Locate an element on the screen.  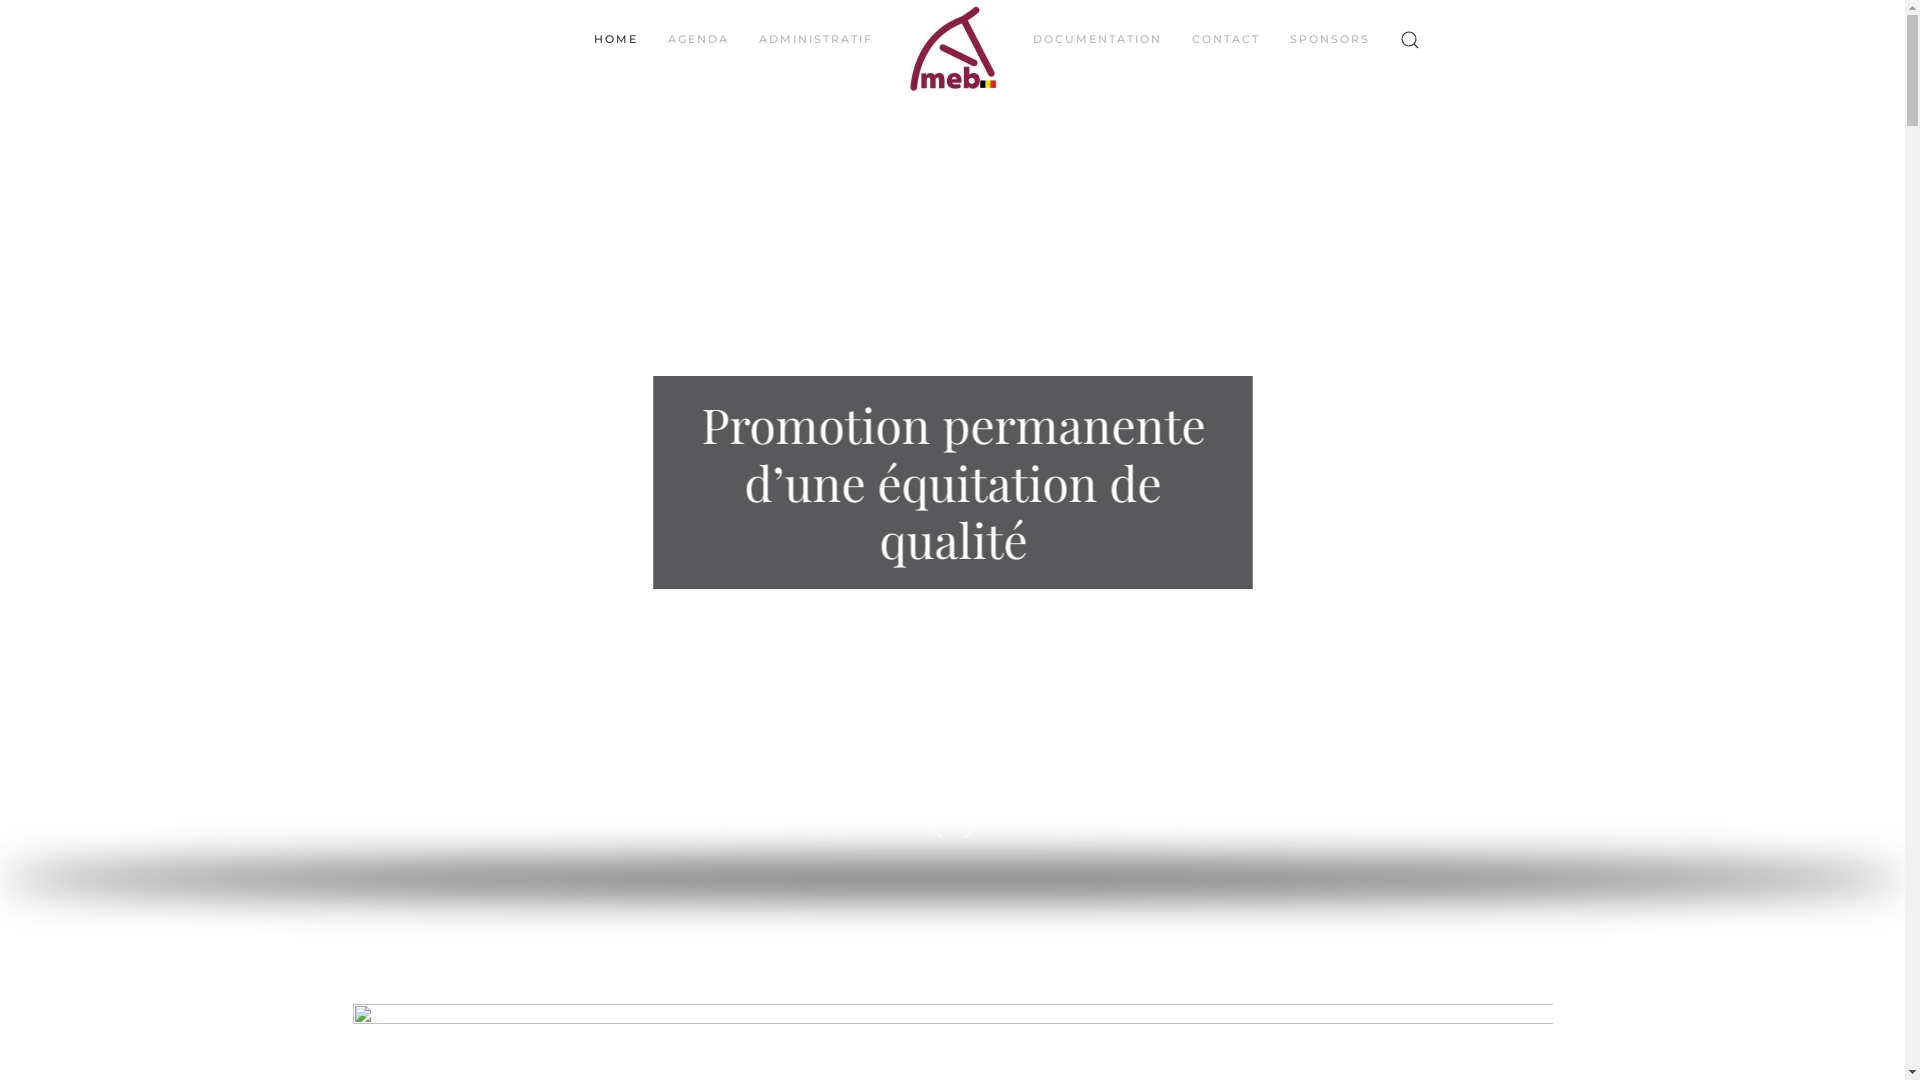
'CONTACT' is located at coordinates (1224, 39).